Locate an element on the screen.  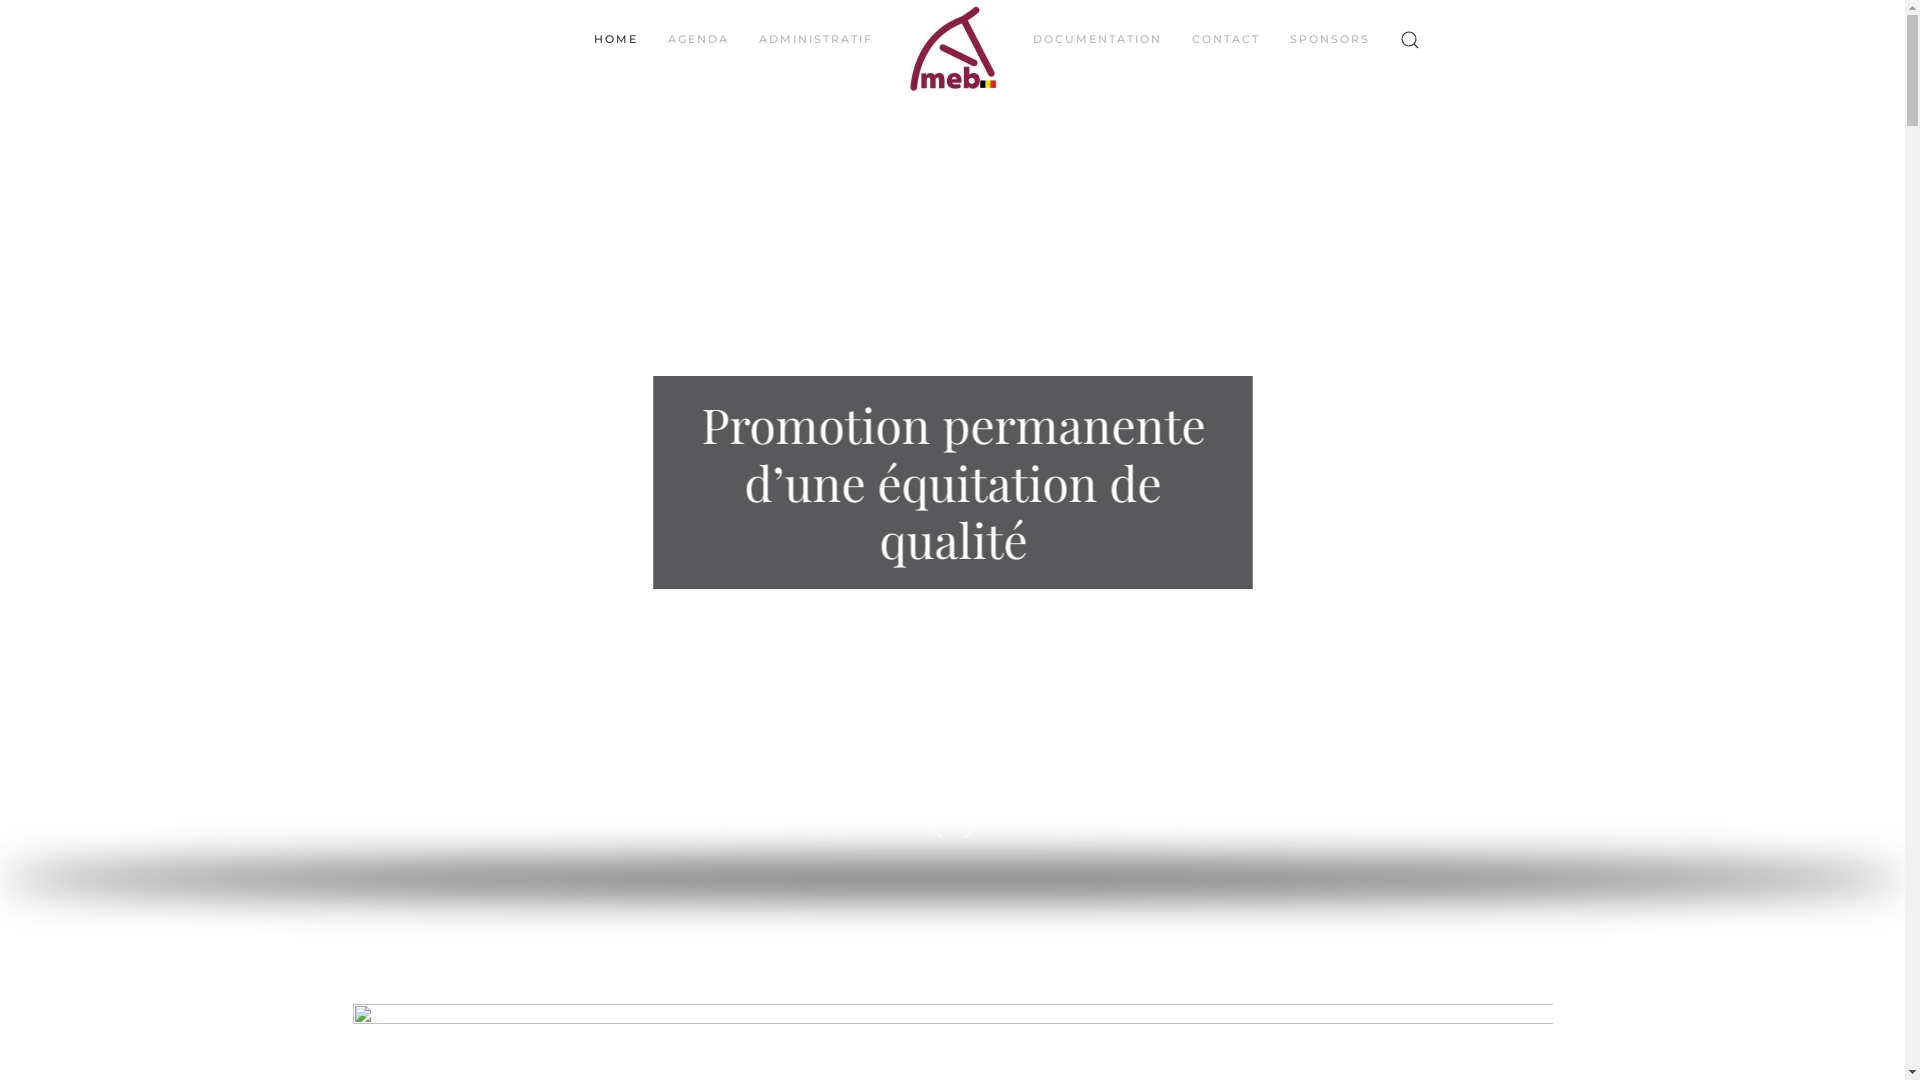
'CONTACT' is located at coordinates (1224, 39).